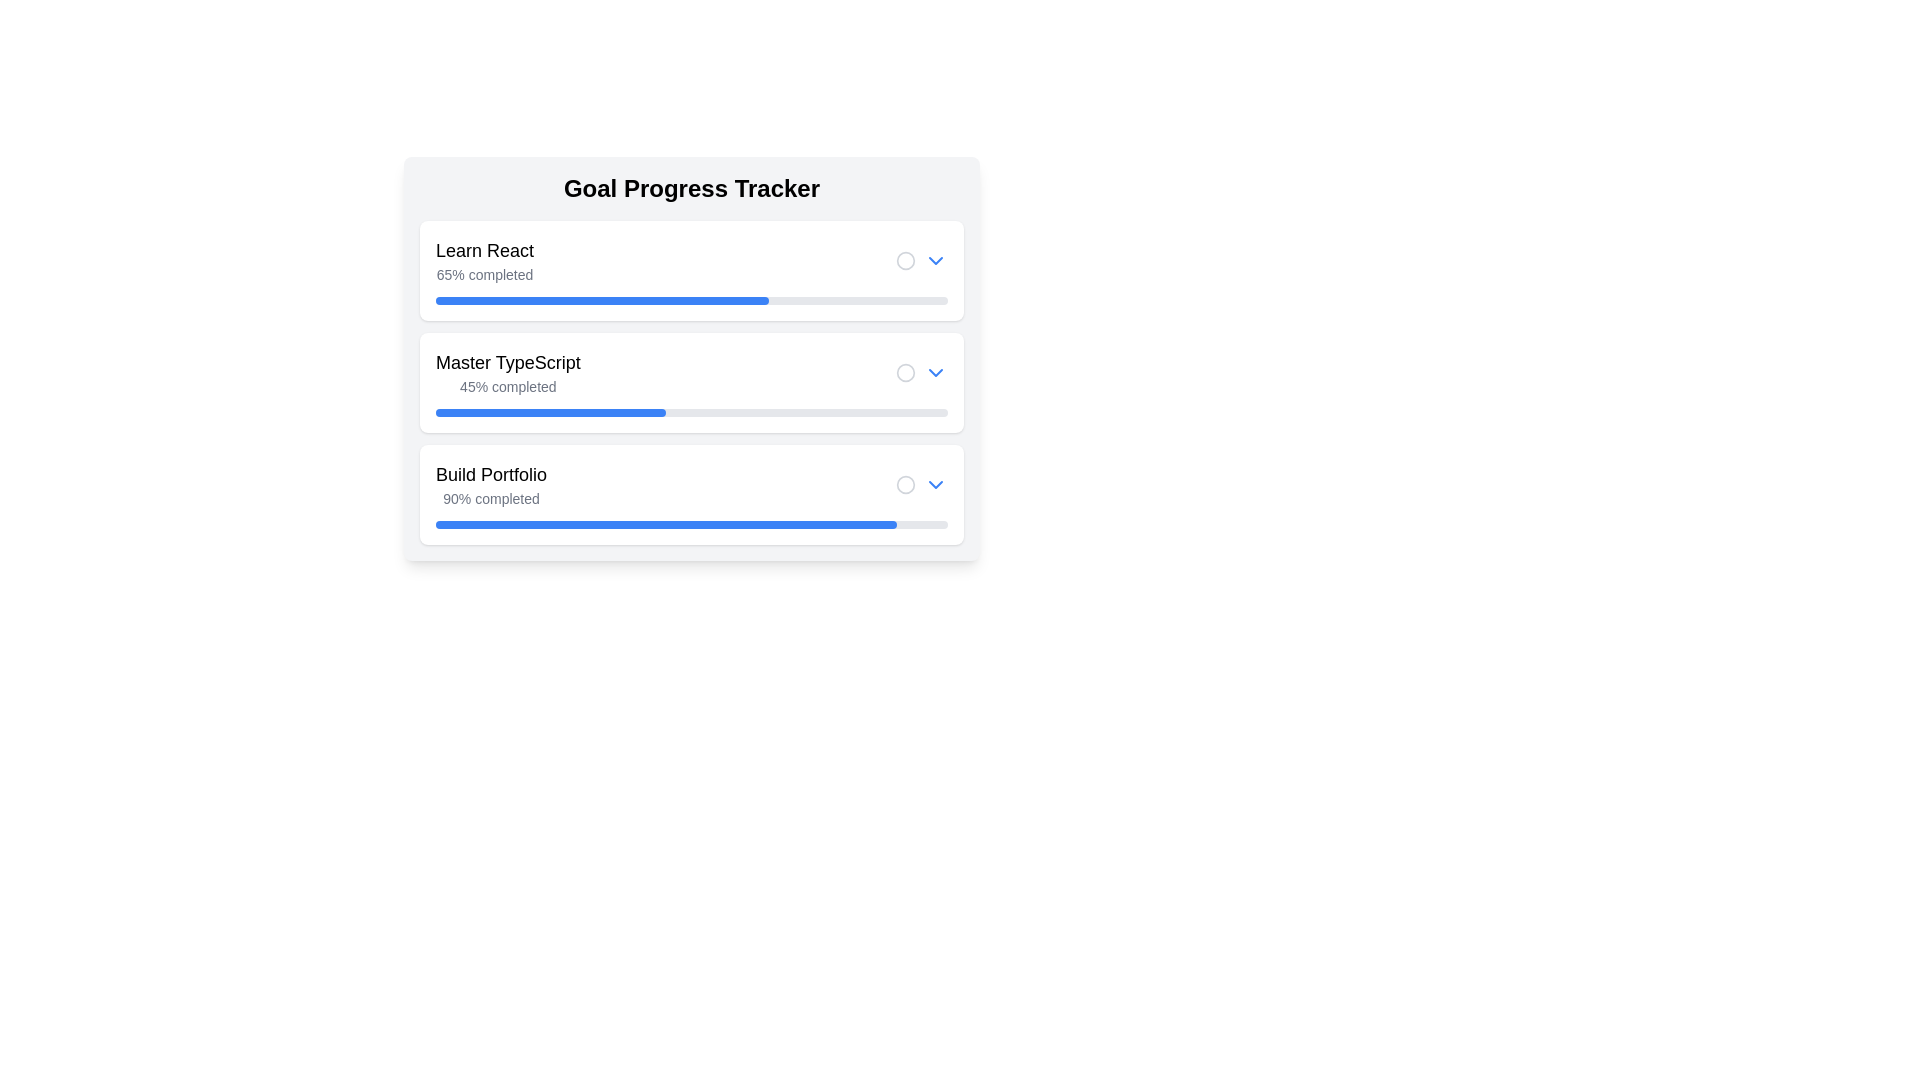  Describe the element at coordinates (920, 485) in the screenshot. I see `the interactive control group consisting of a gray circular icon and a blue downward-pointing arrow button located at the far right of the 'Build Portfolio' section in the 'Goal Progress Tracker' interface` at that location.